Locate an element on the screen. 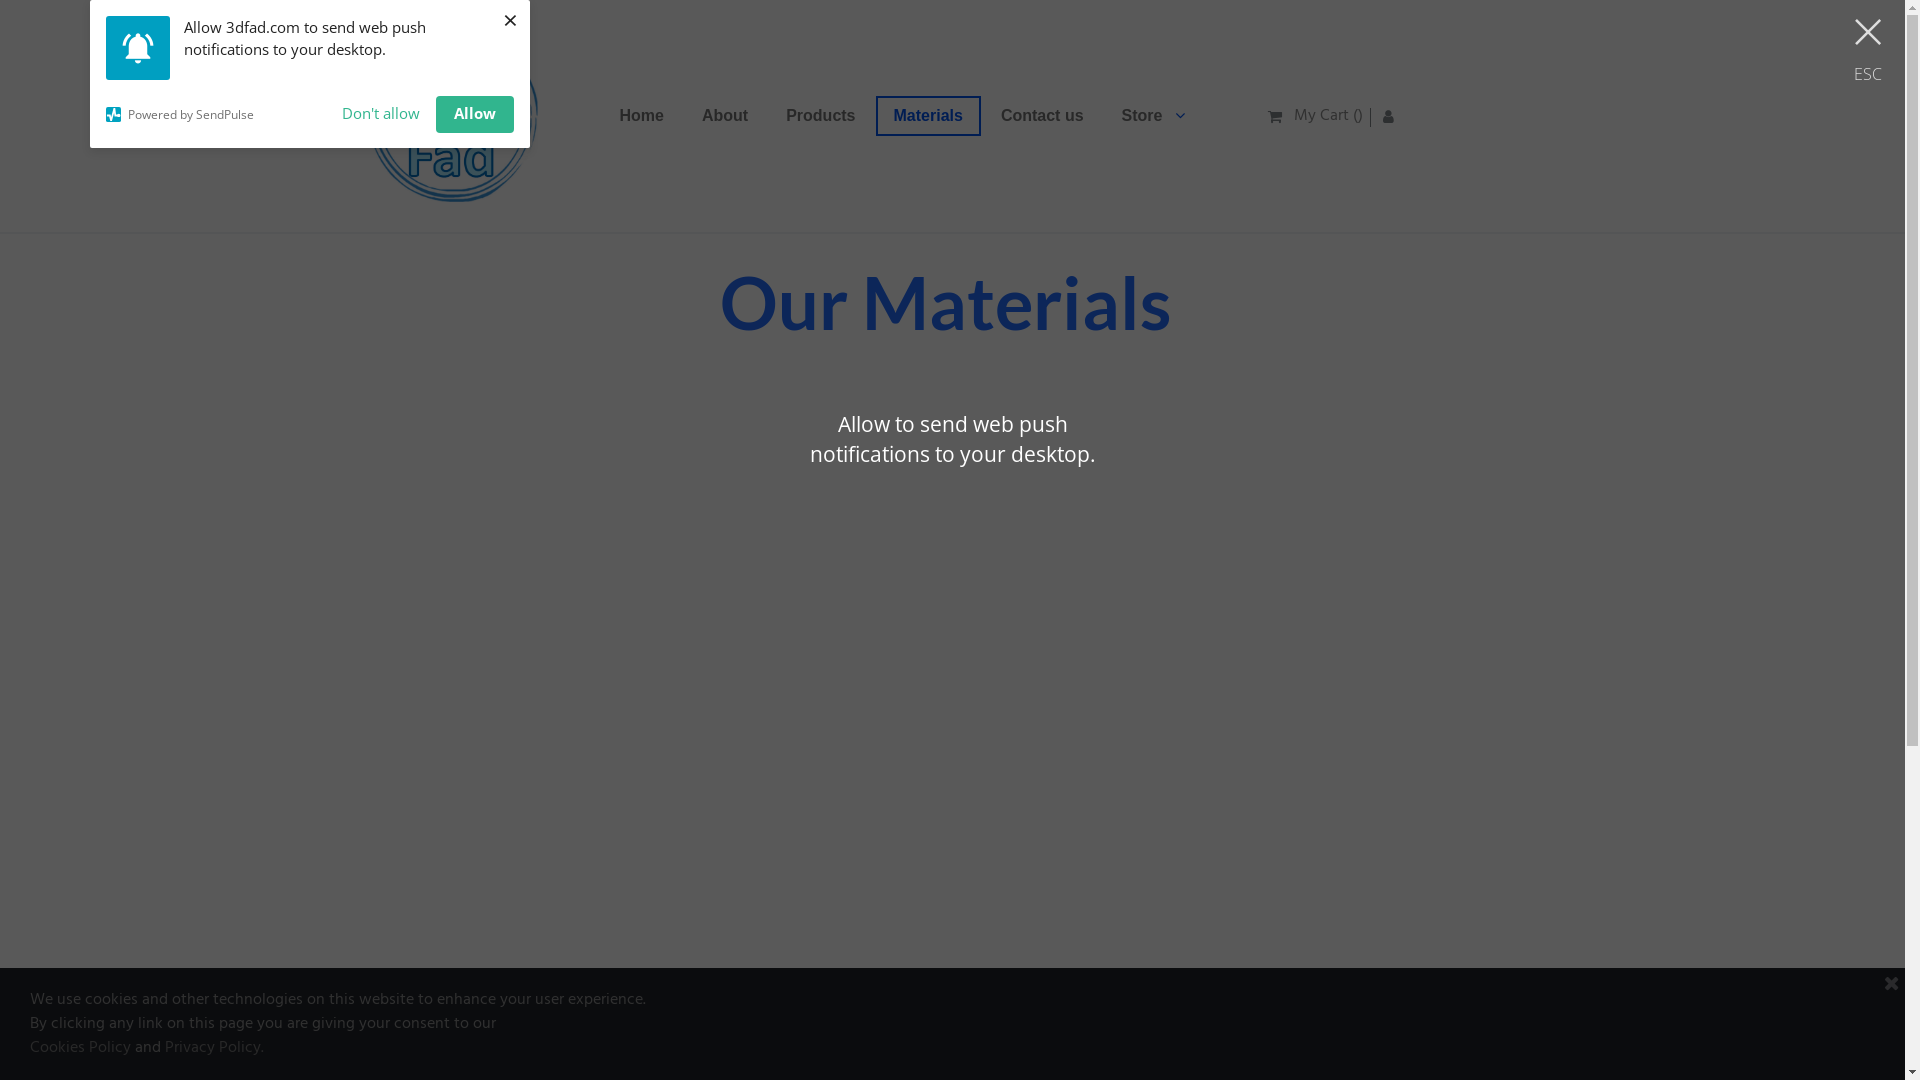  'Don't allow' is located at coordinates (380, 114).